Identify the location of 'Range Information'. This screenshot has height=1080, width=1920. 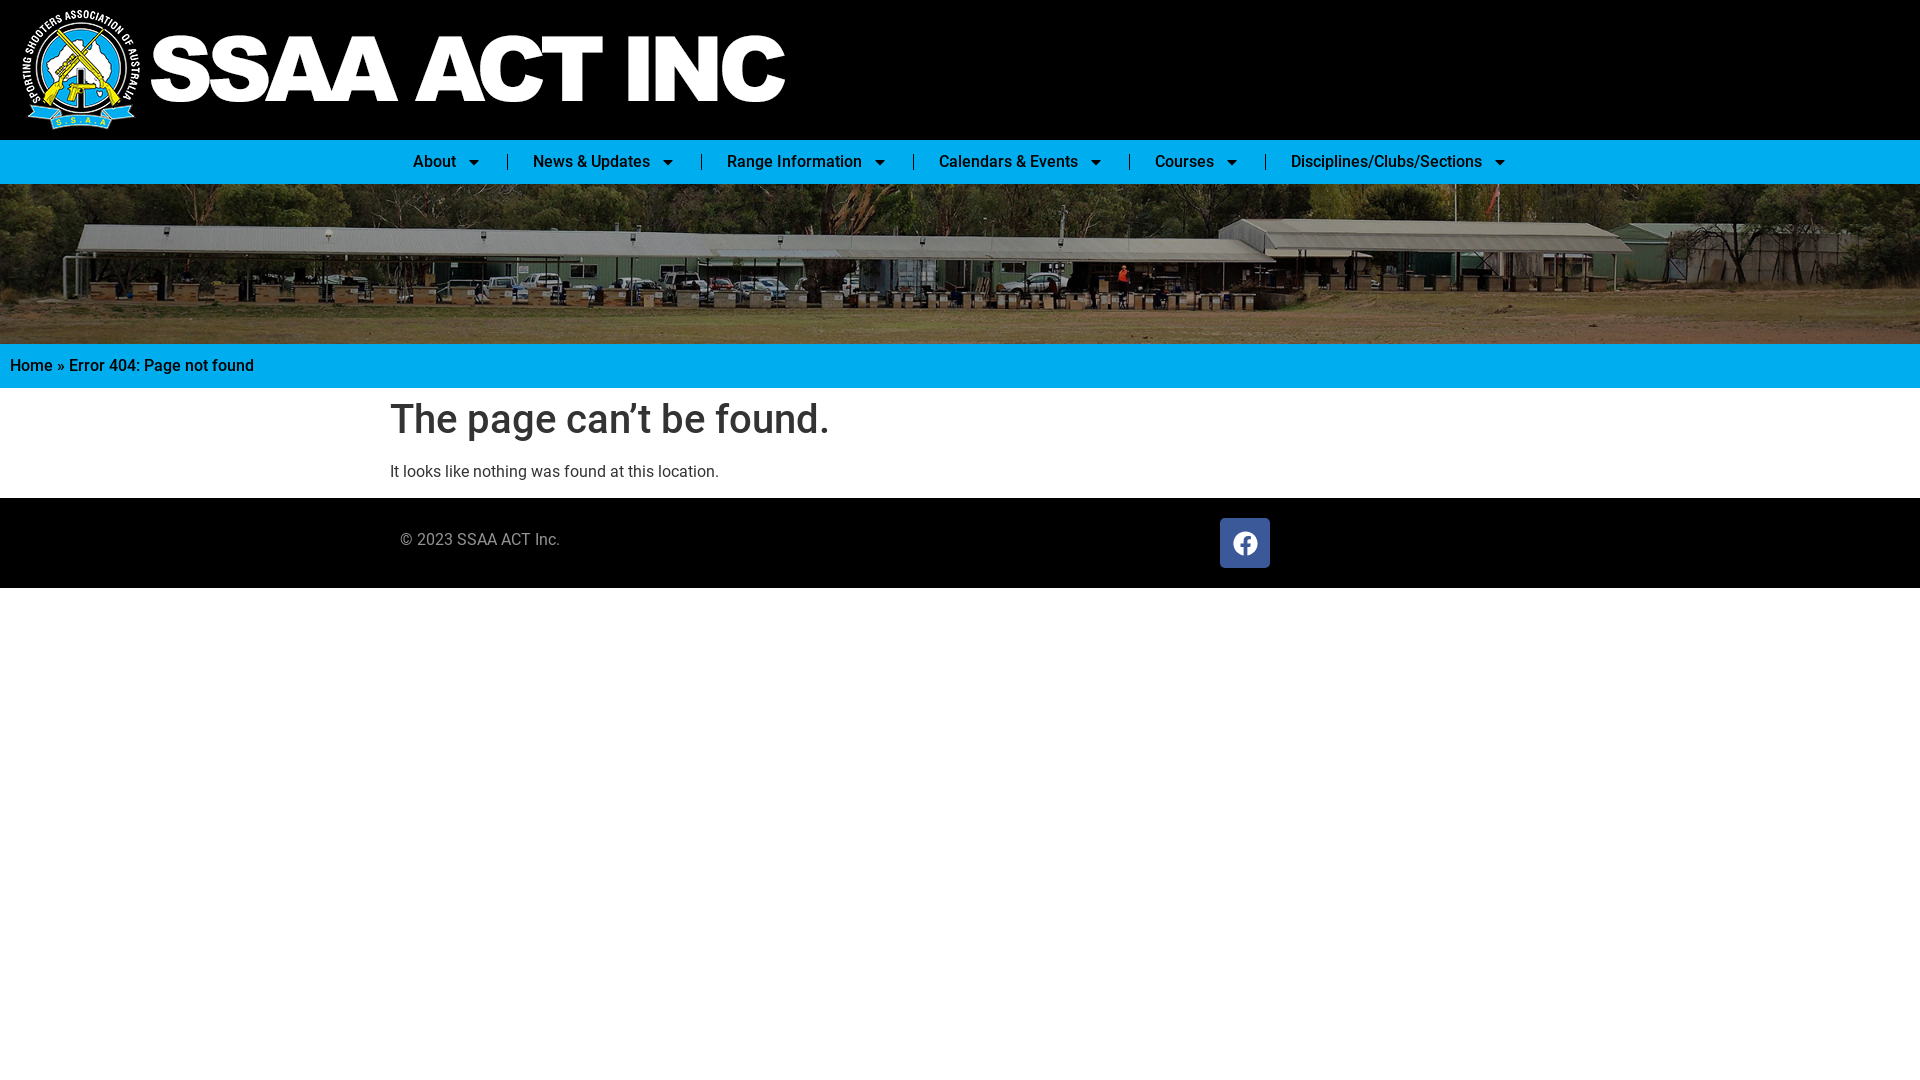
(806, 161).